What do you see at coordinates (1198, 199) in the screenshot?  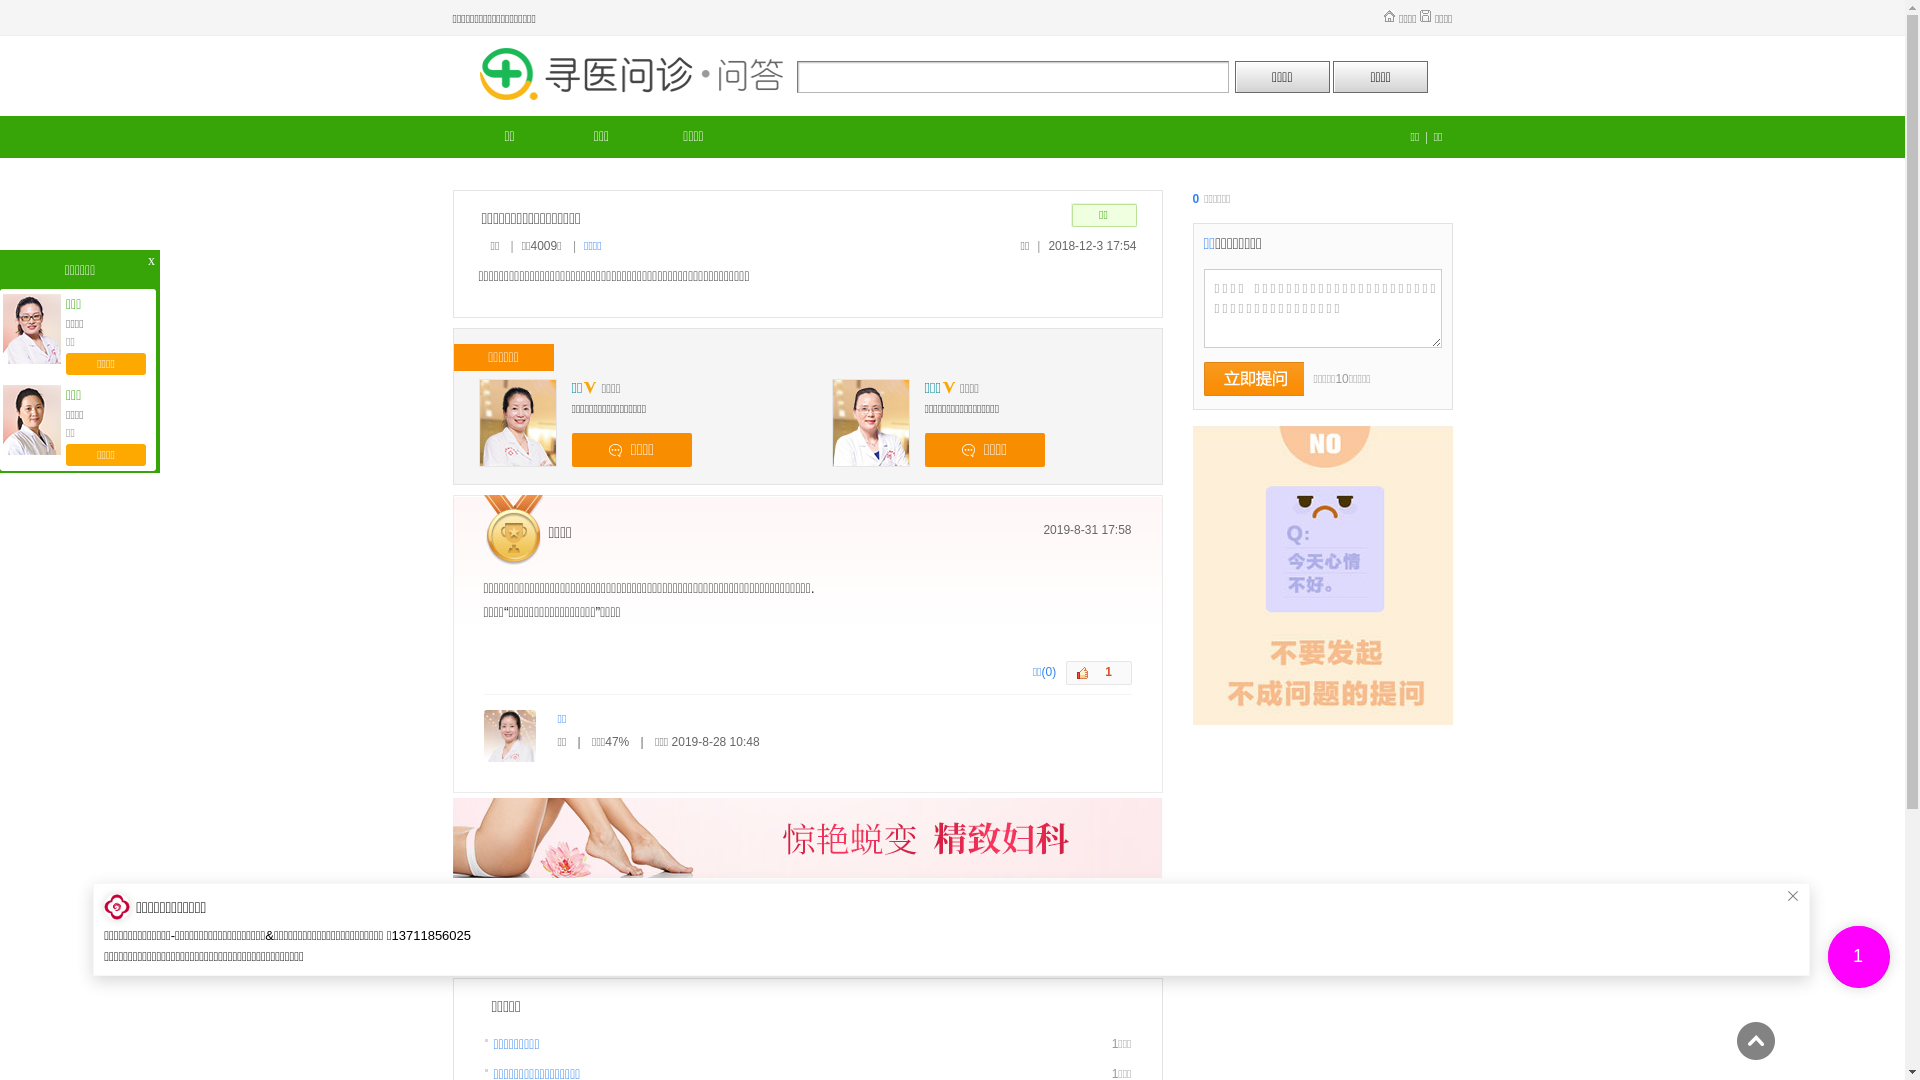 I see `'0'` at bounding box center [1198, 199].